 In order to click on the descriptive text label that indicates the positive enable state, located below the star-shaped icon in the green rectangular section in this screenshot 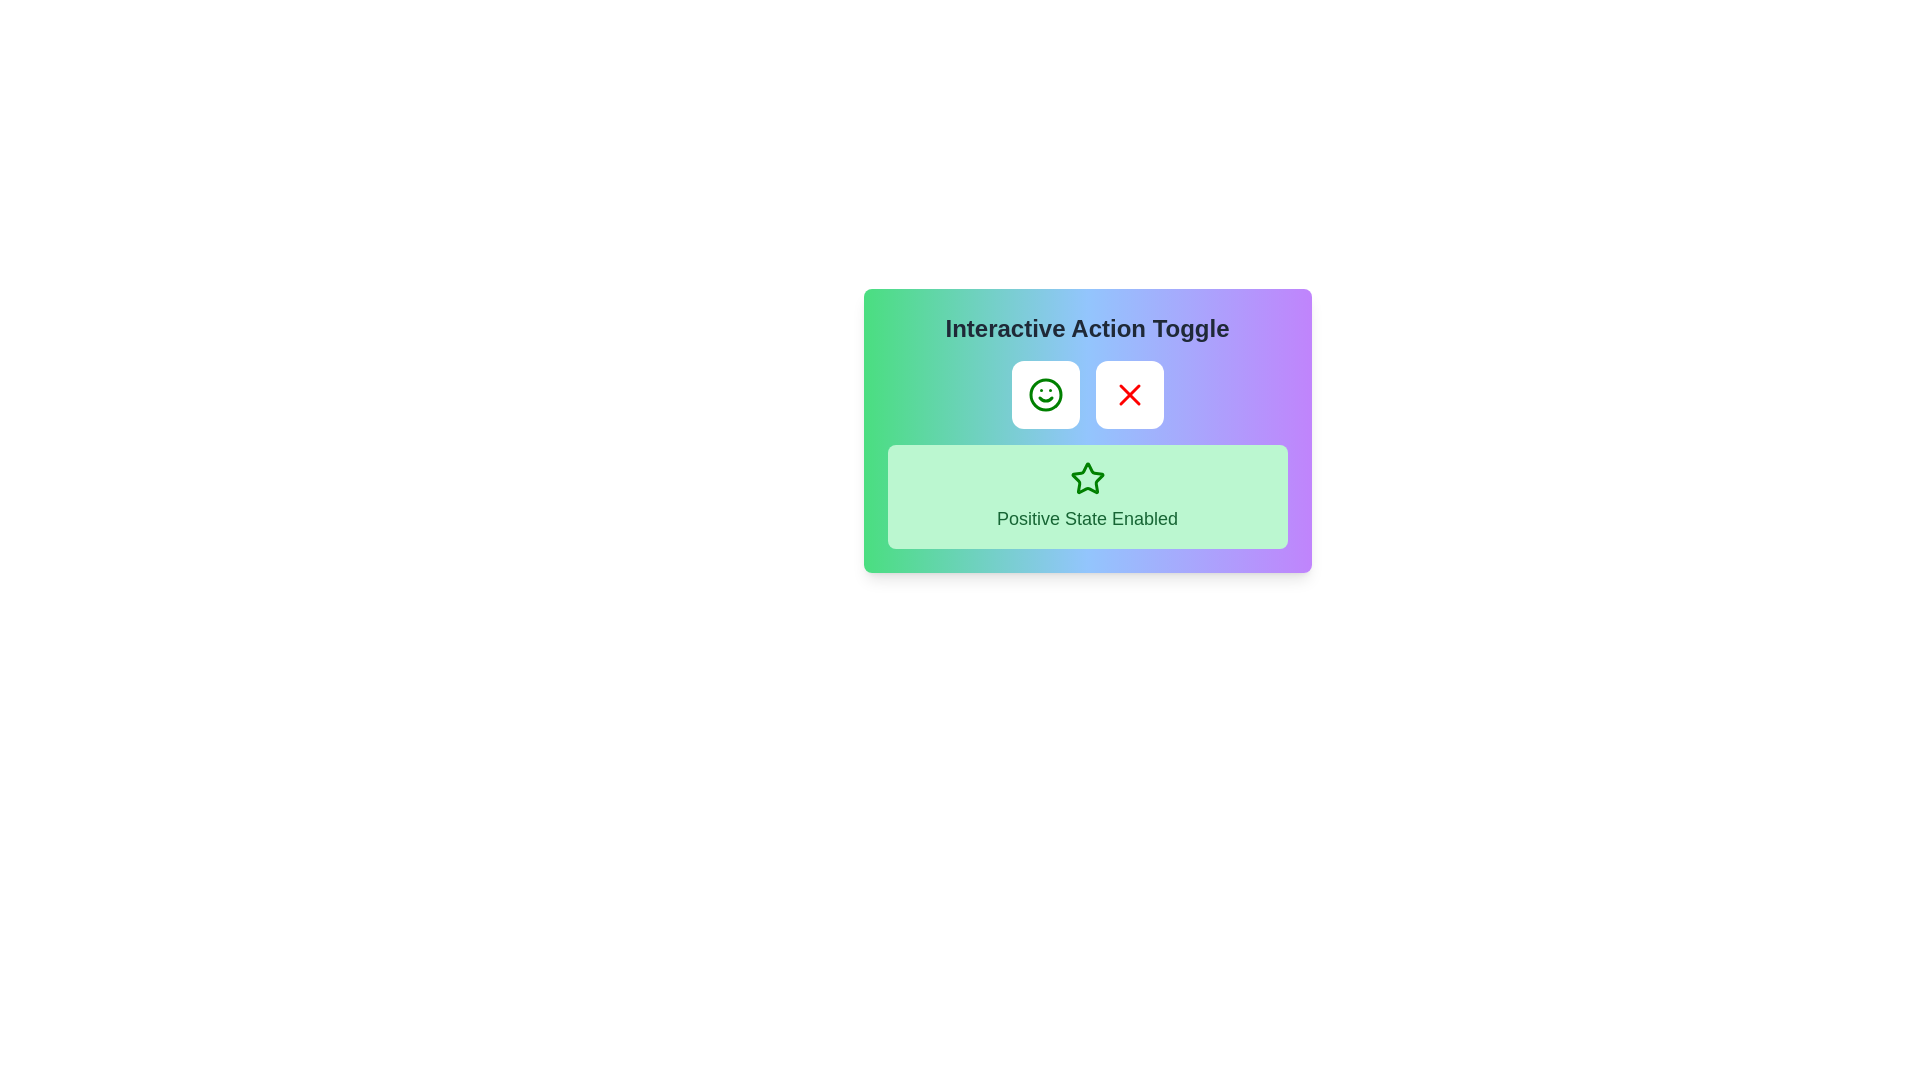, I will do `click(1086, 518)`.